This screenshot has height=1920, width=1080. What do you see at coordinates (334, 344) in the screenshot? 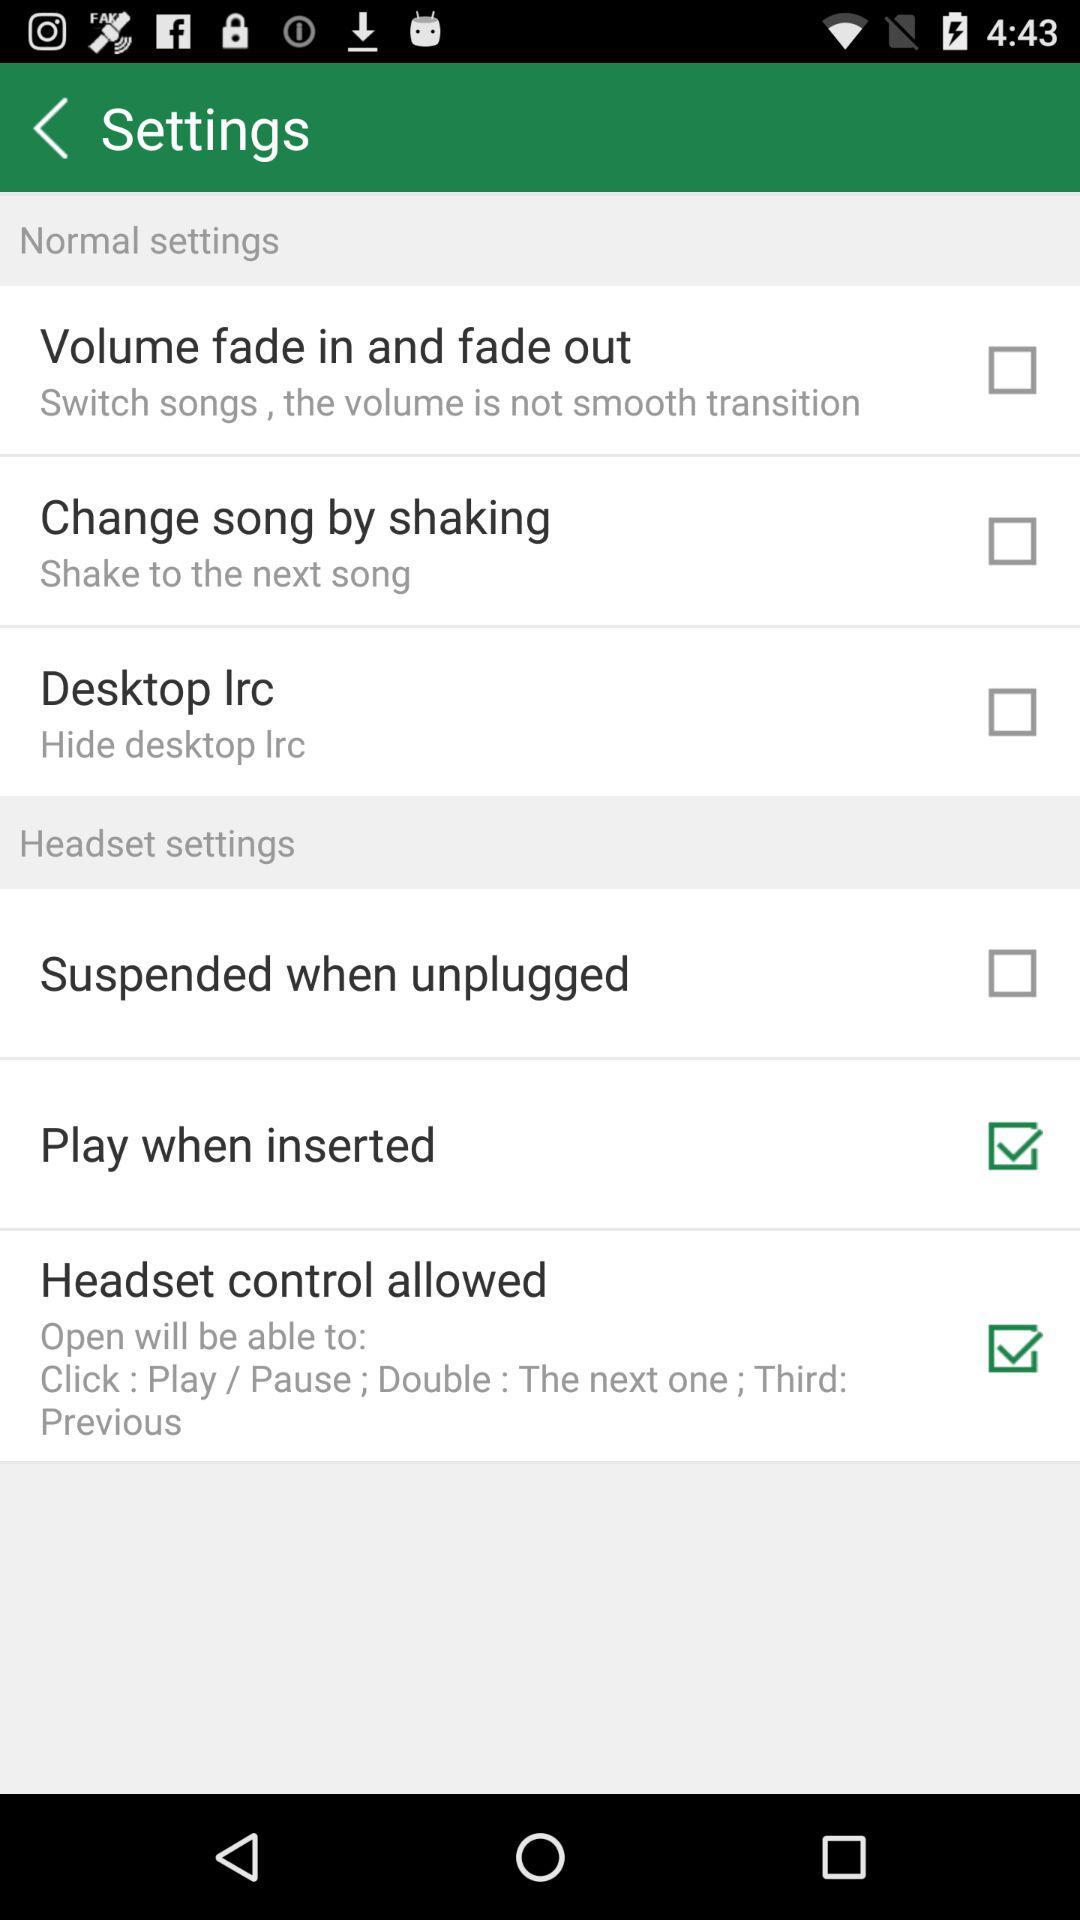
I see `the app above switch songs the icon` at bounding box center [334, 344].